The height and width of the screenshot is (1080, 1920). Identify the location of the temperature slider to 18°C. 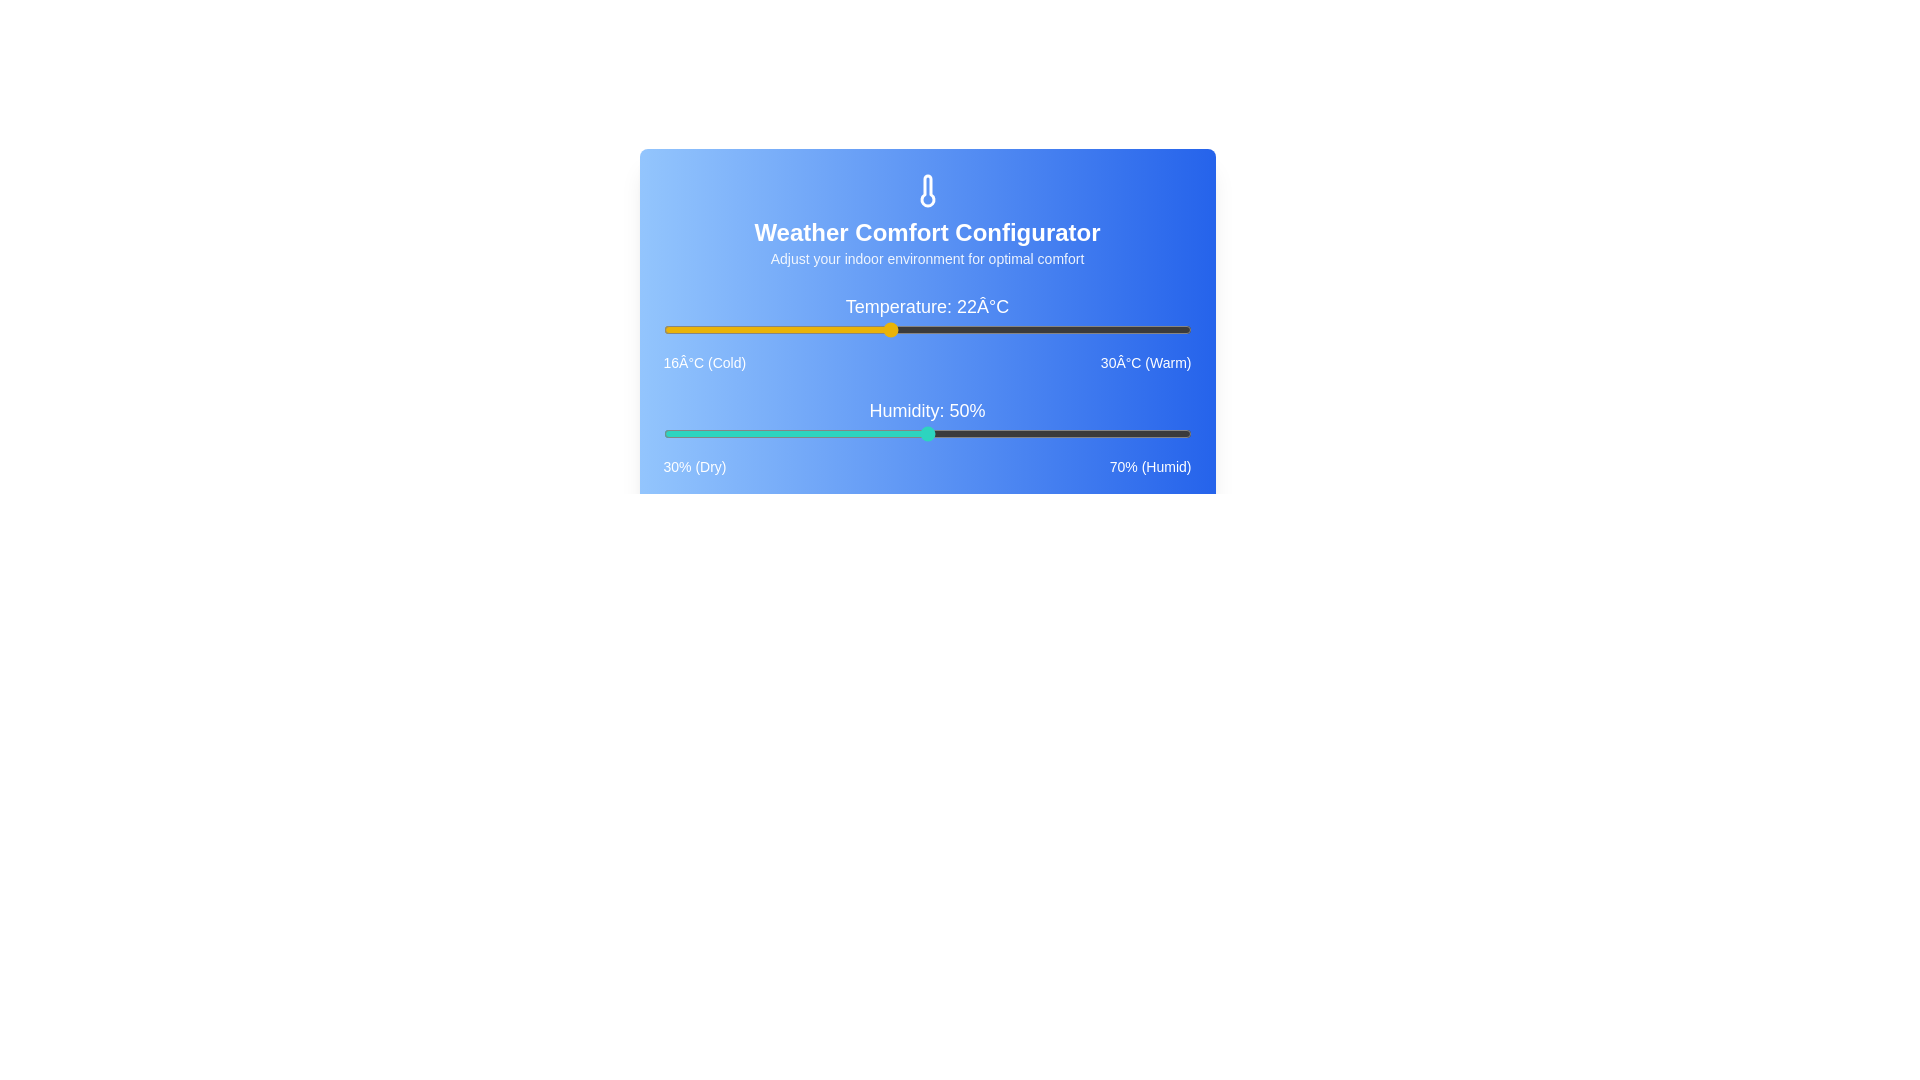
(738, 329).